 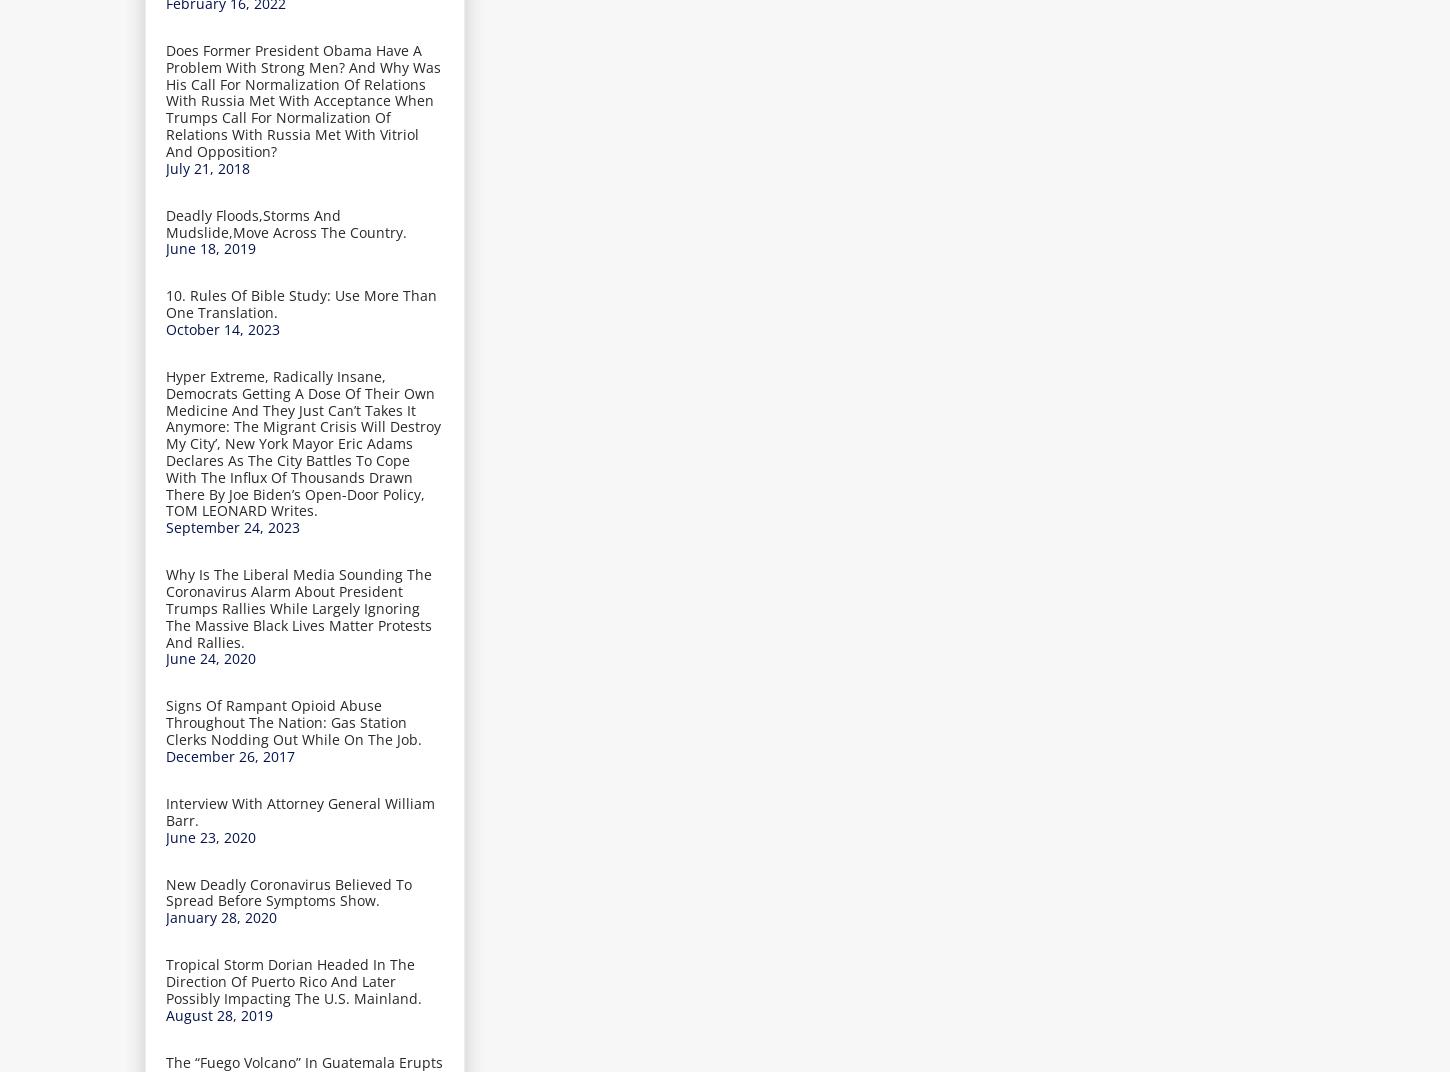 I want to click on 'August 28, 2019', so click(x=218, y=1014).